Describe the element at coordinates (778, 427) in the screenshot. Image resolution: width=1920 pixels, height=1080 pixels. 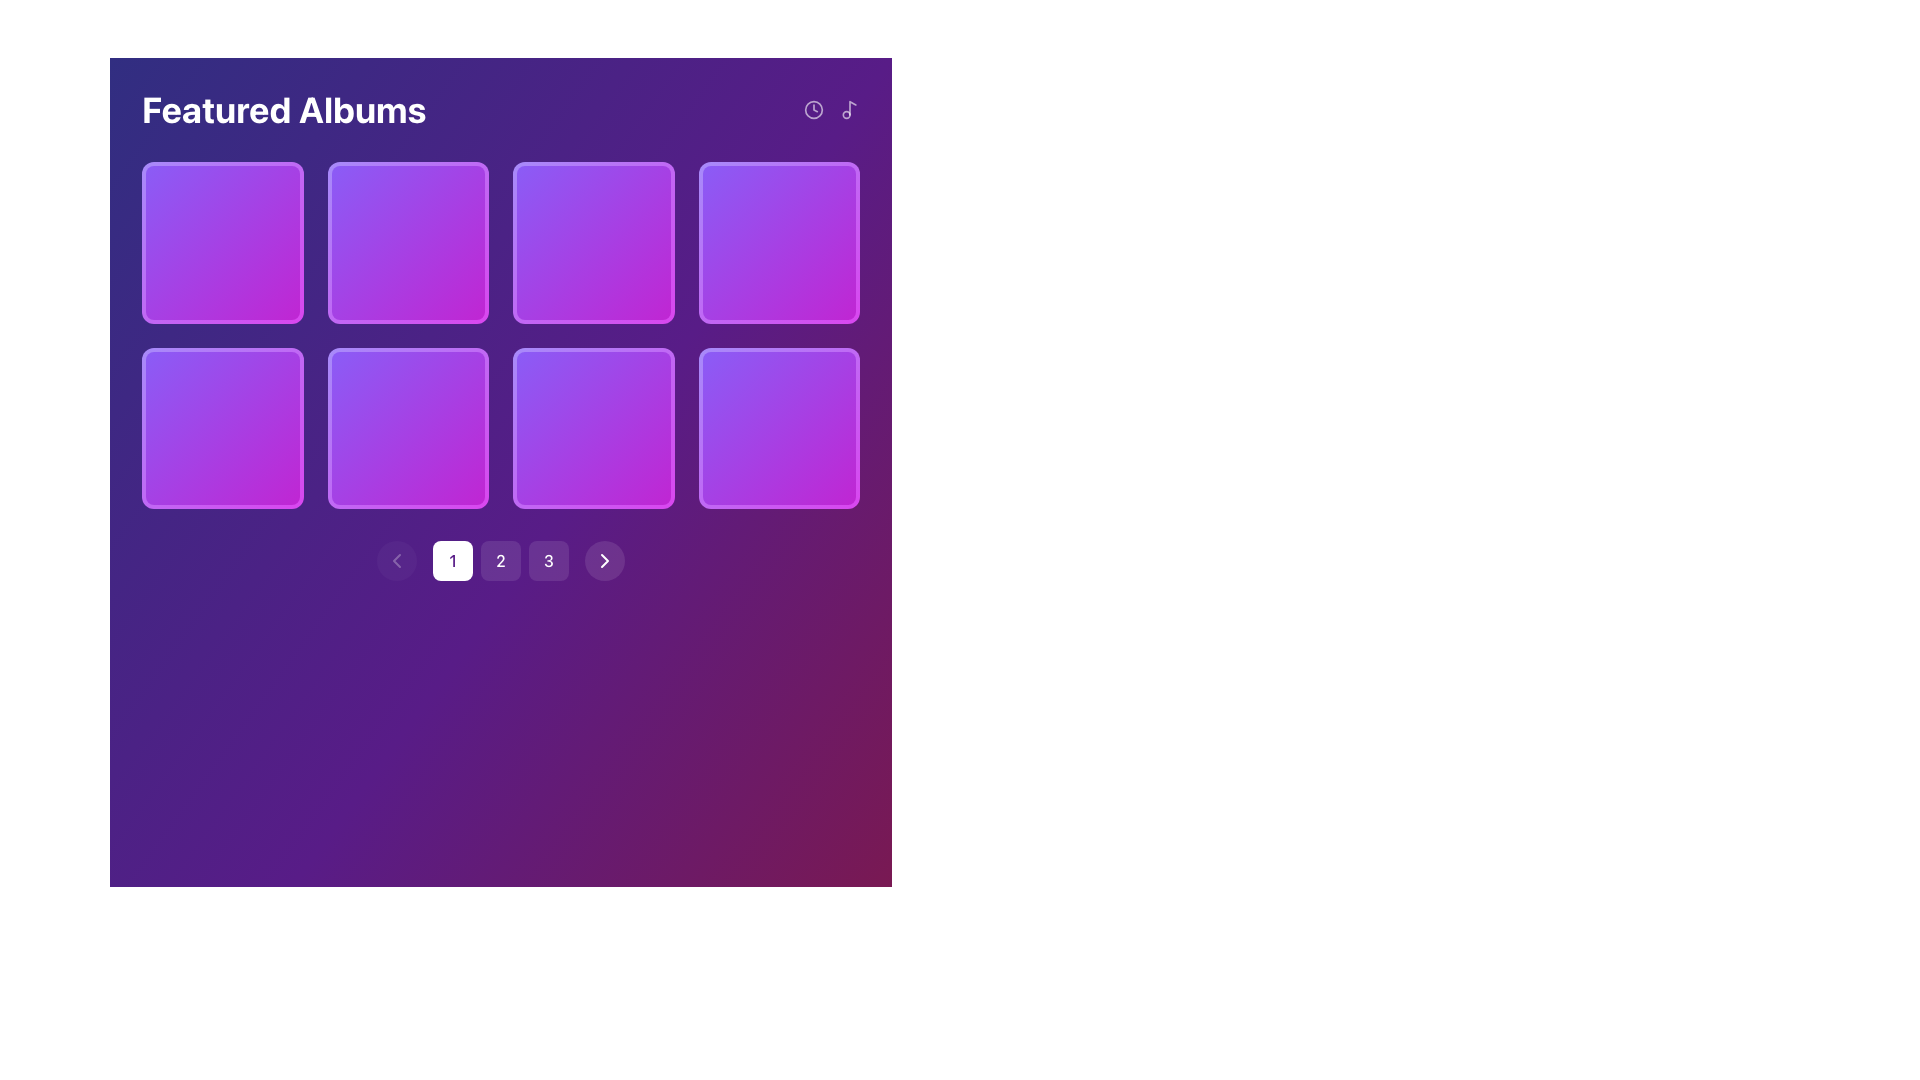
I see `the Card labeled 'Album 8', 'Artist 8', featuring a gradient background from violet to fuchsia, located in the fourth row and fourth column of the grid layout` at that location.